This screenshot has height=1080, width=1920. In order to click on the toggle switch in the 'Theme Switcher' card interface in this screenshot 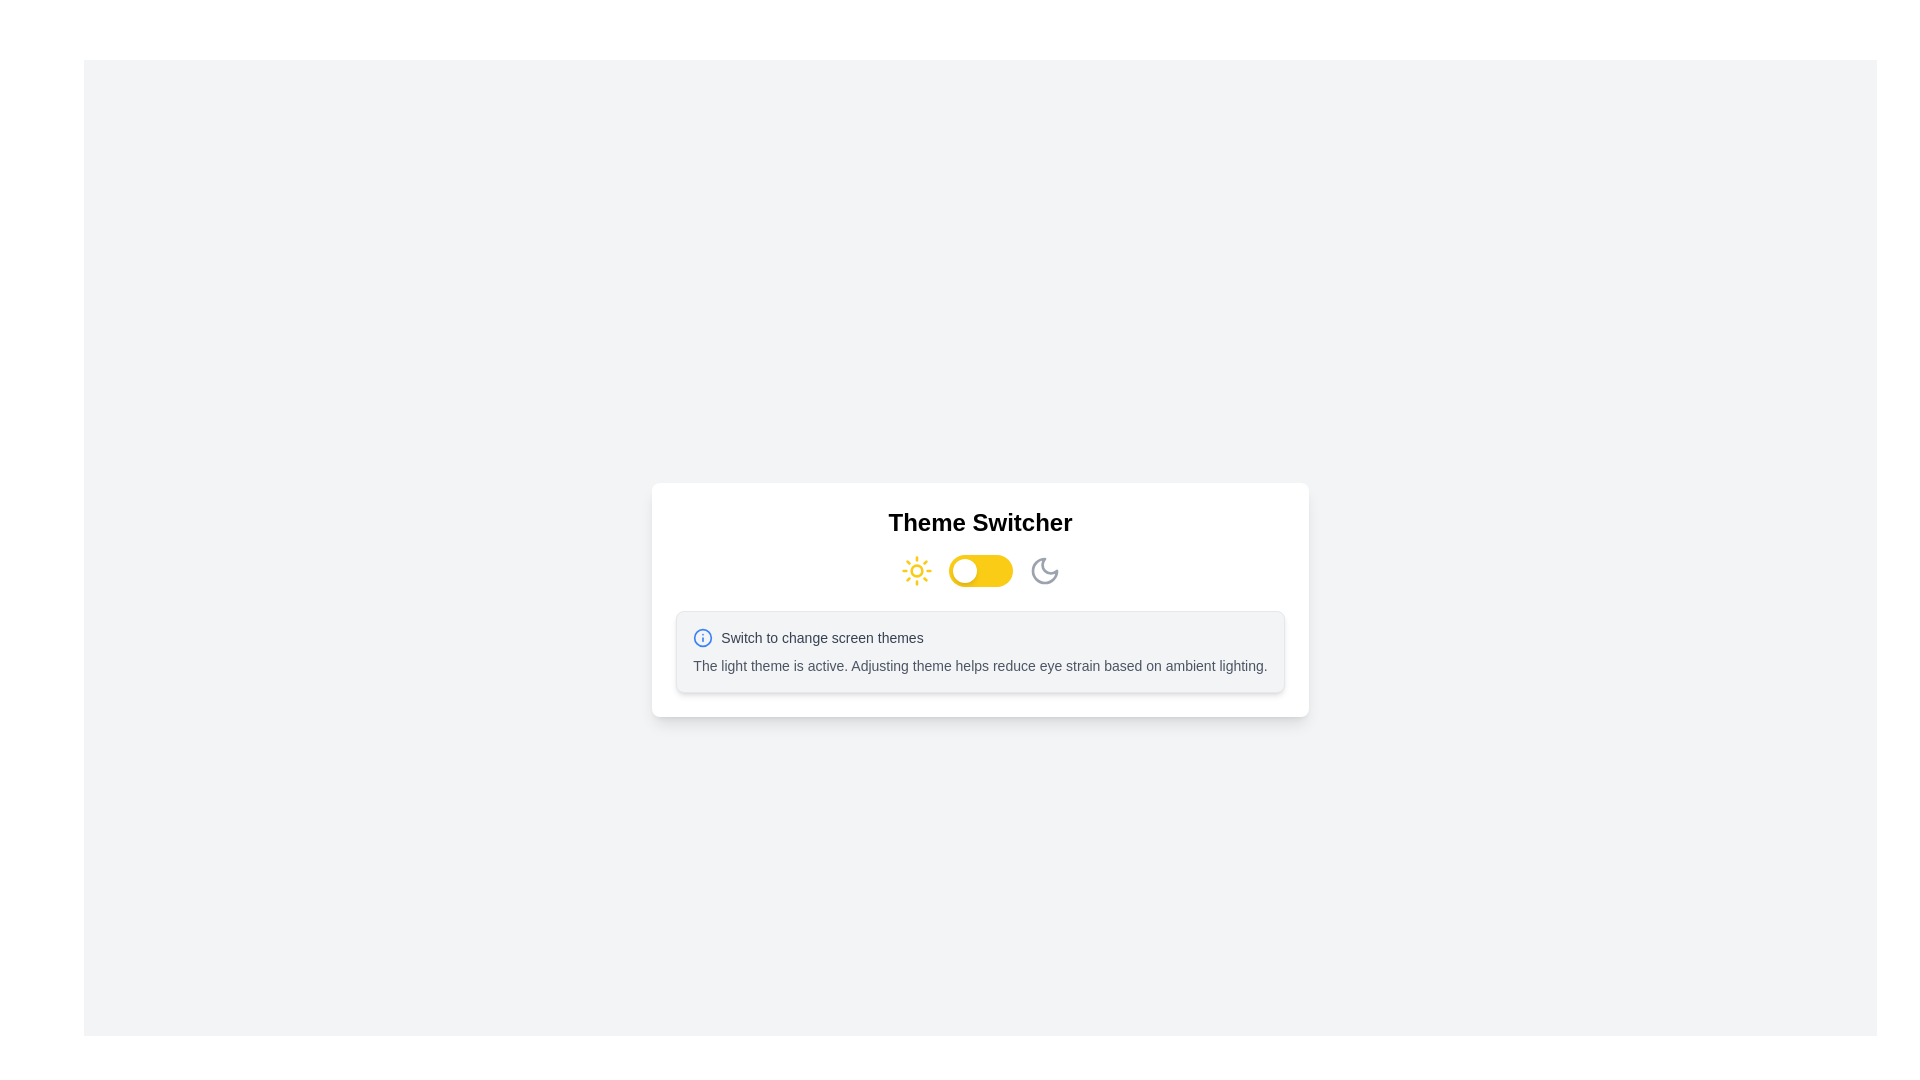, I will do `click(980, 570)`.